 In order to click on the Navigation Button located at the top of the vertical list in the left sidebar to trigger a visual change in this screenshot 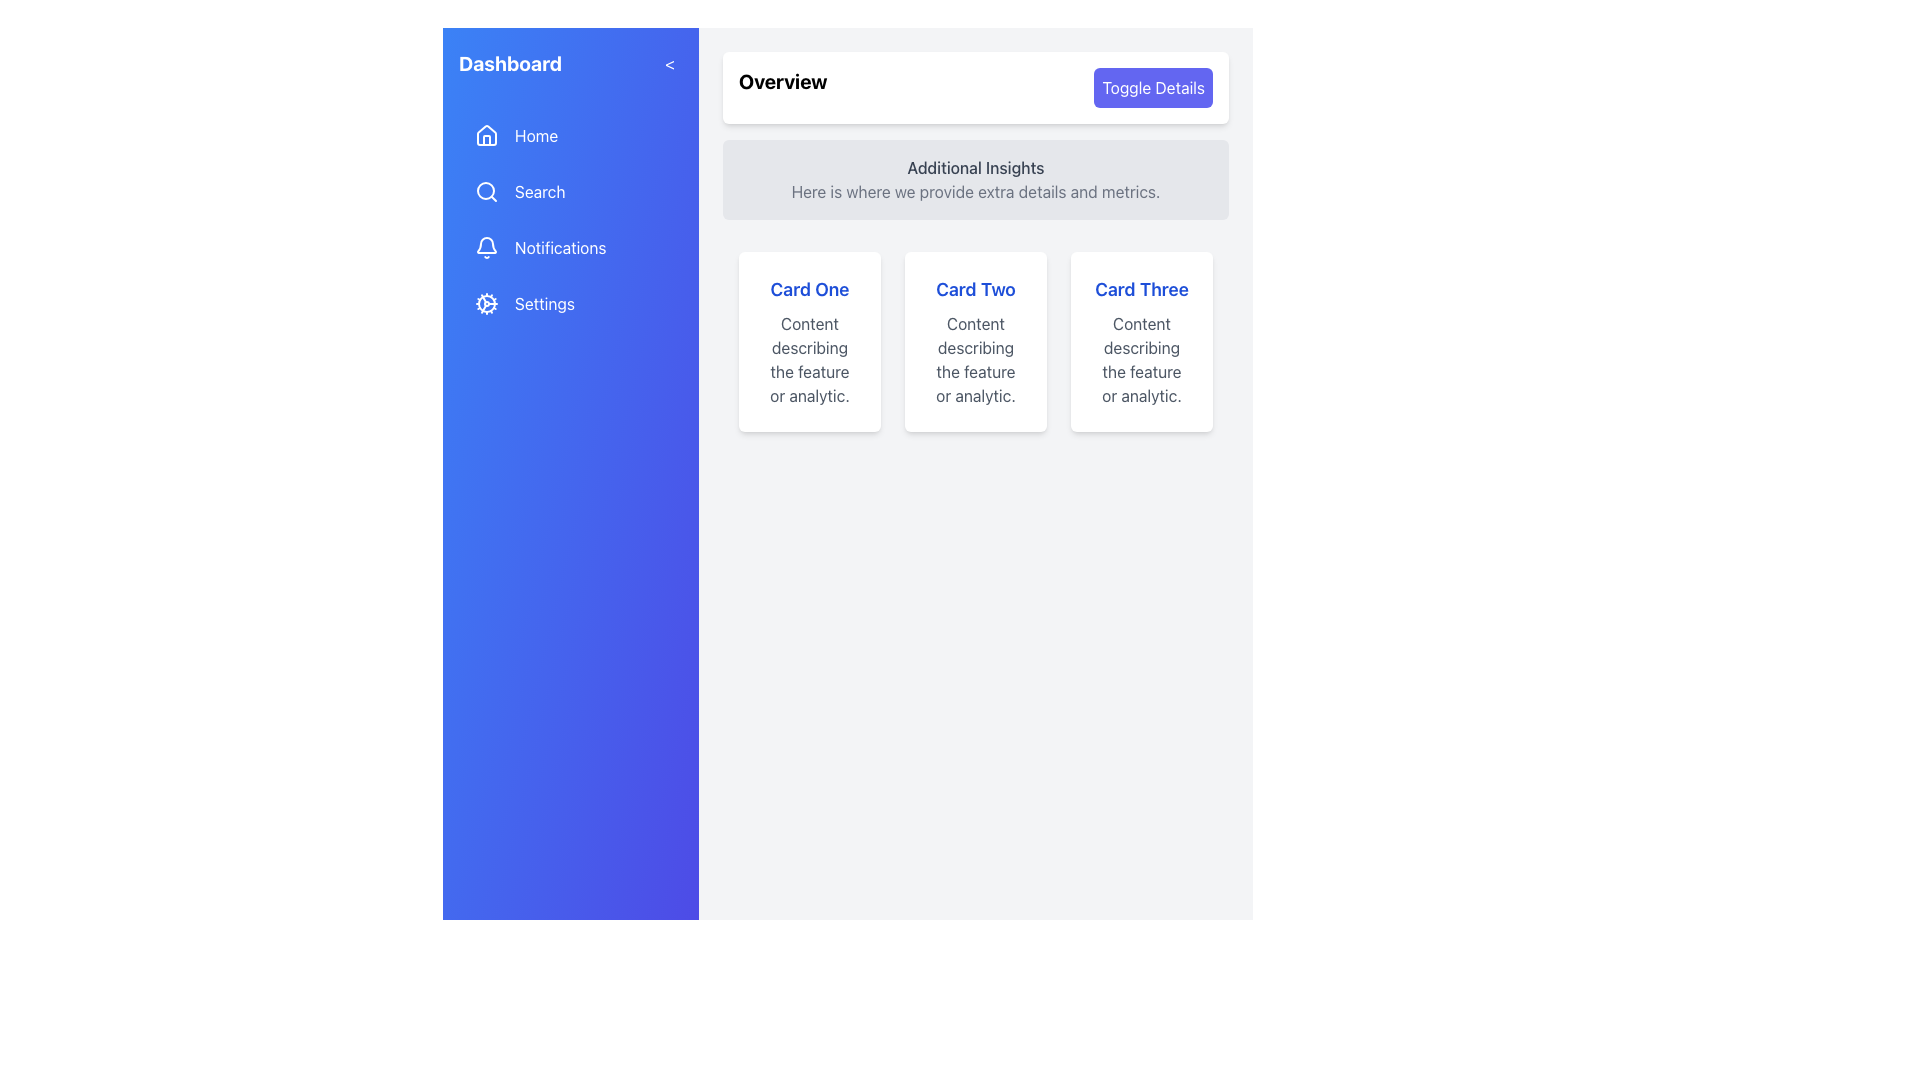, I will do `click(570, 135)`.